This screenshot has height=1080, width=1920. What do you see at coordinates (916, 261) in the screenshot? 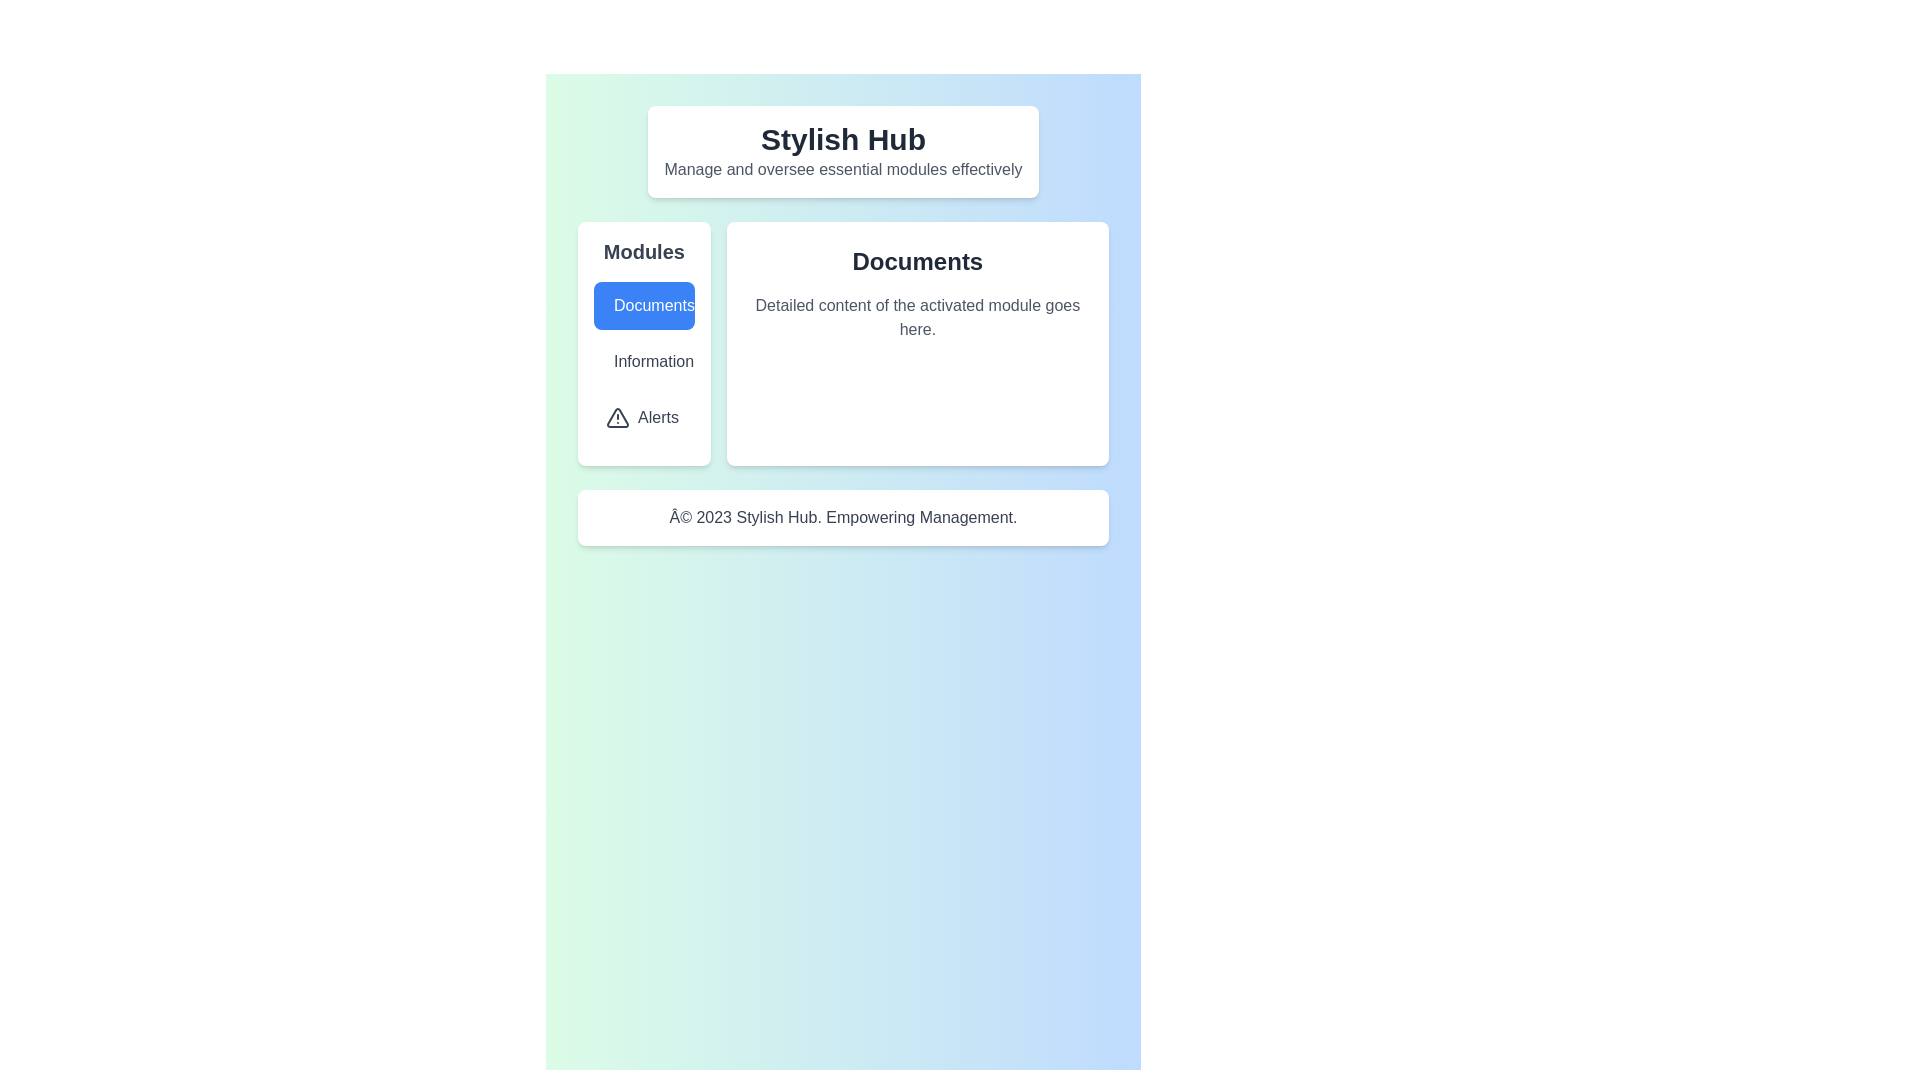
I see `the 'Documents' section header title text located at the top of the main content area, just below 'Stylish Hub'` at bounding box center [916, 261].